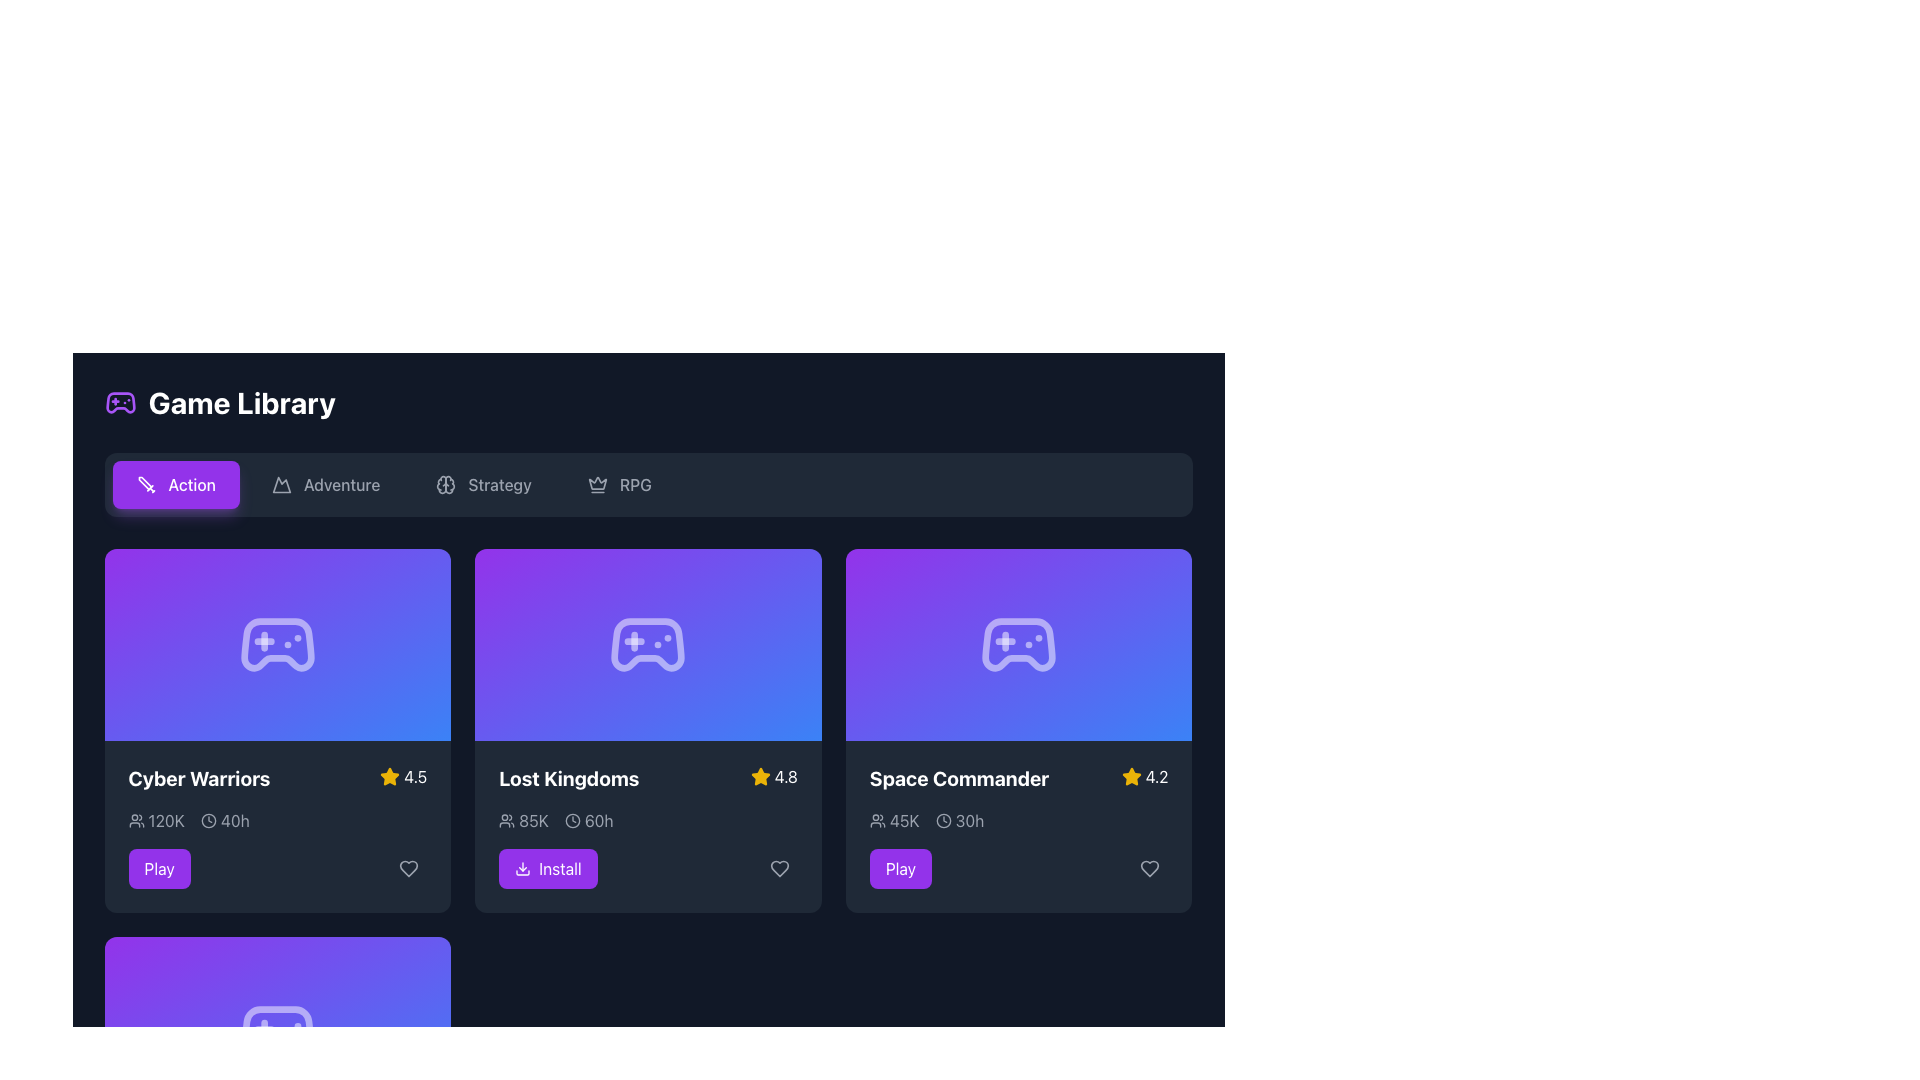 The width and height of the screenshot is (1920, 1080). I want to click on the 'Strategy' text label in the dark-themed navigation bar, so click(499, 485).